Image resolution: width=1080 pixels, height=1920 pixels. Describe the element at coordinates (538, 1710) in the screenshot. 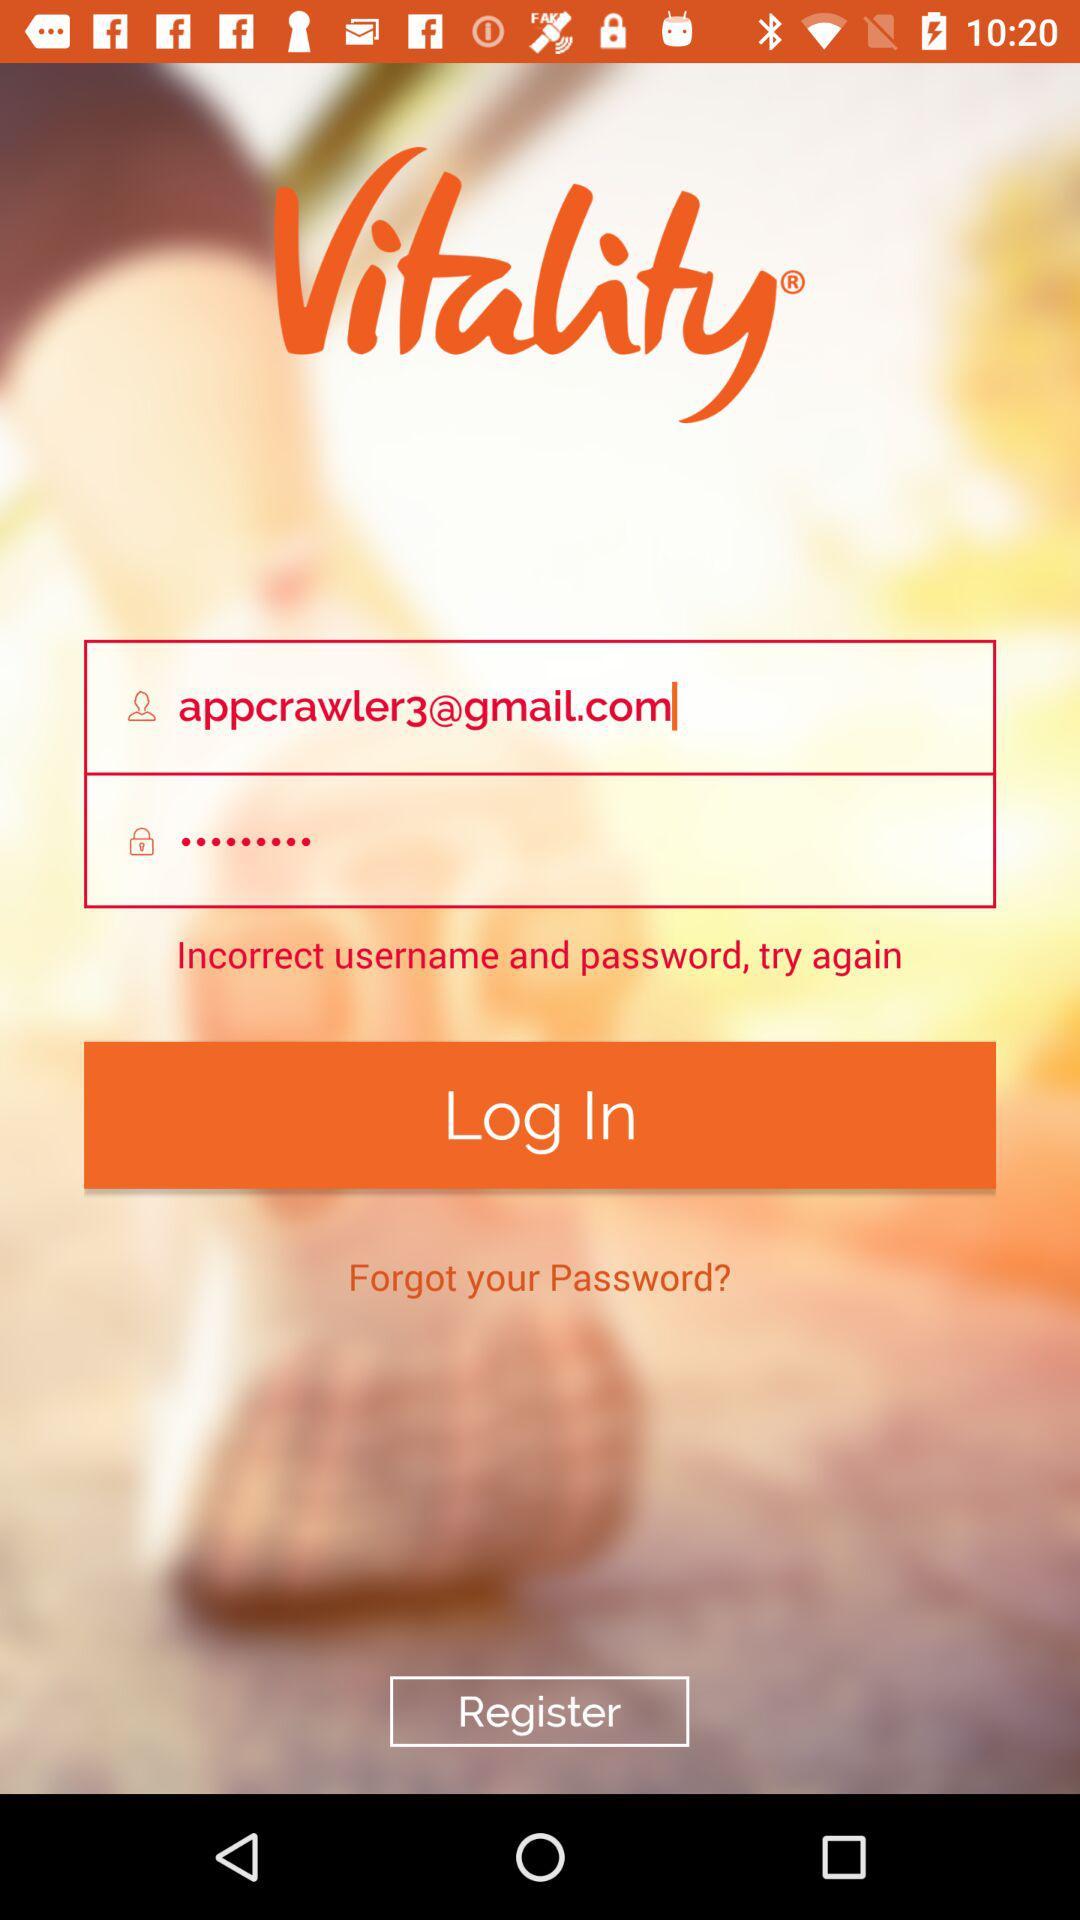

I see `the register` at that location.